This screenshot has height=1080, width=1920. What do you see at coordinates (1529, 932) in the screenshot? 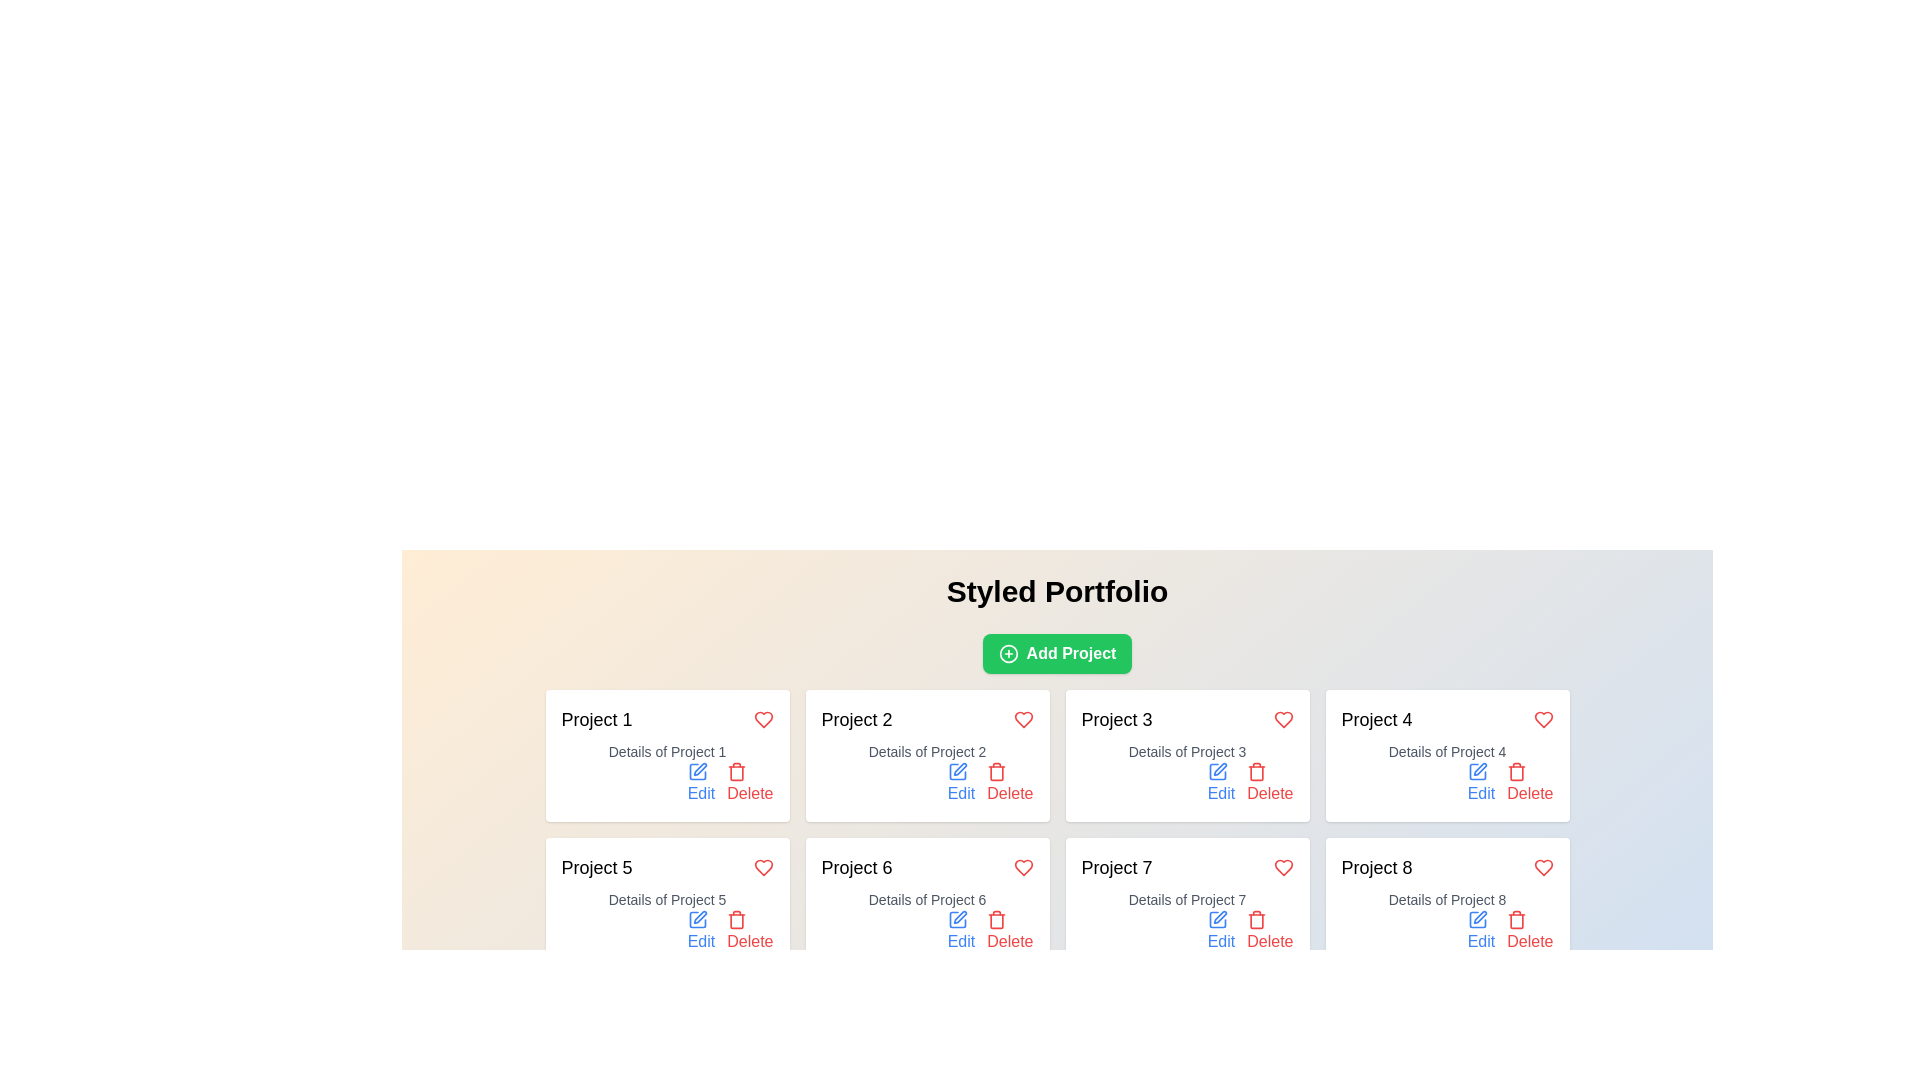
I see `the red 'Delete' button with bold text and a trash icon located in the bottom-right corner of the 'Project 8' card to observe any tooltips or color changes` at bounding box center [1529, 932].